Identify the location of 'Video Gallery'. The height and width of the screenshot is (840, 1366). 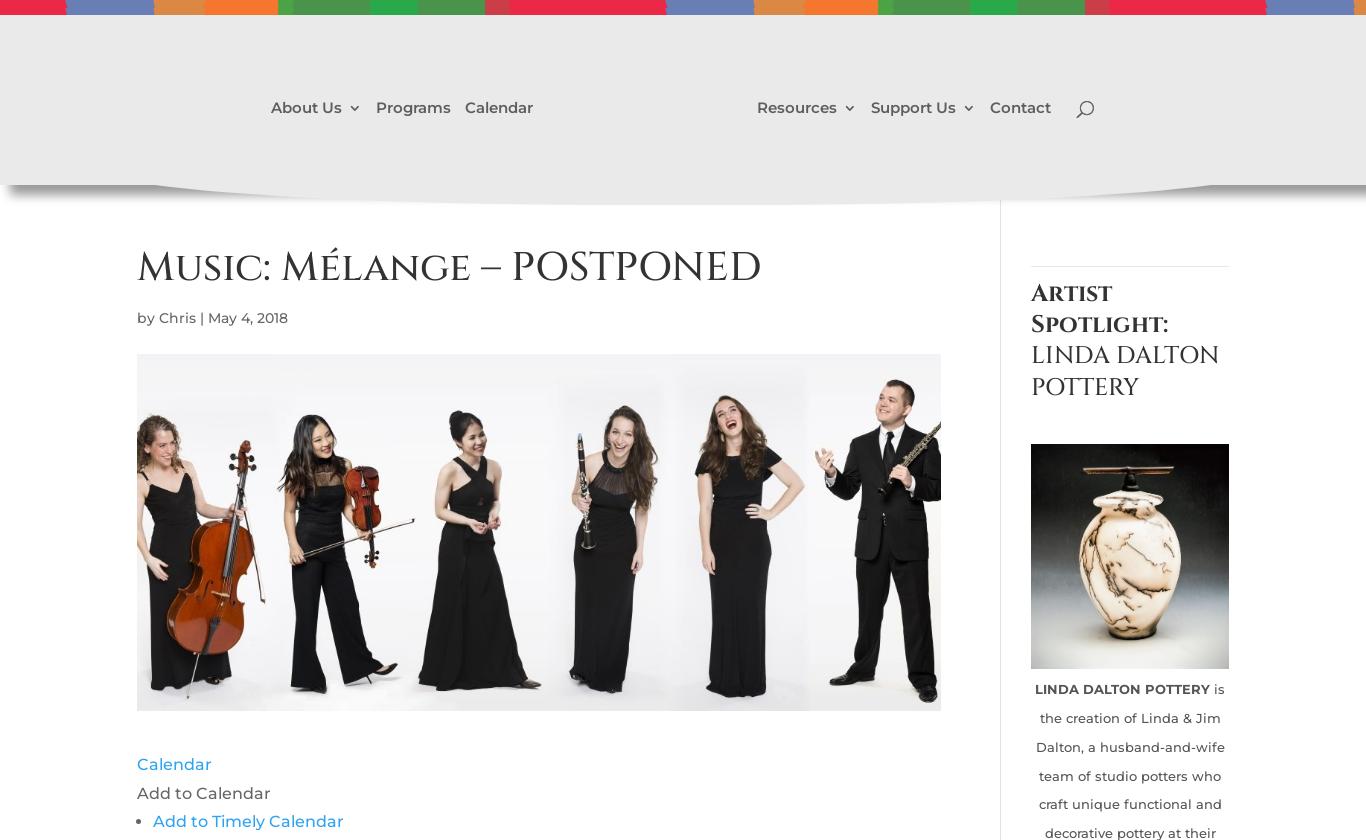
(360, 414).